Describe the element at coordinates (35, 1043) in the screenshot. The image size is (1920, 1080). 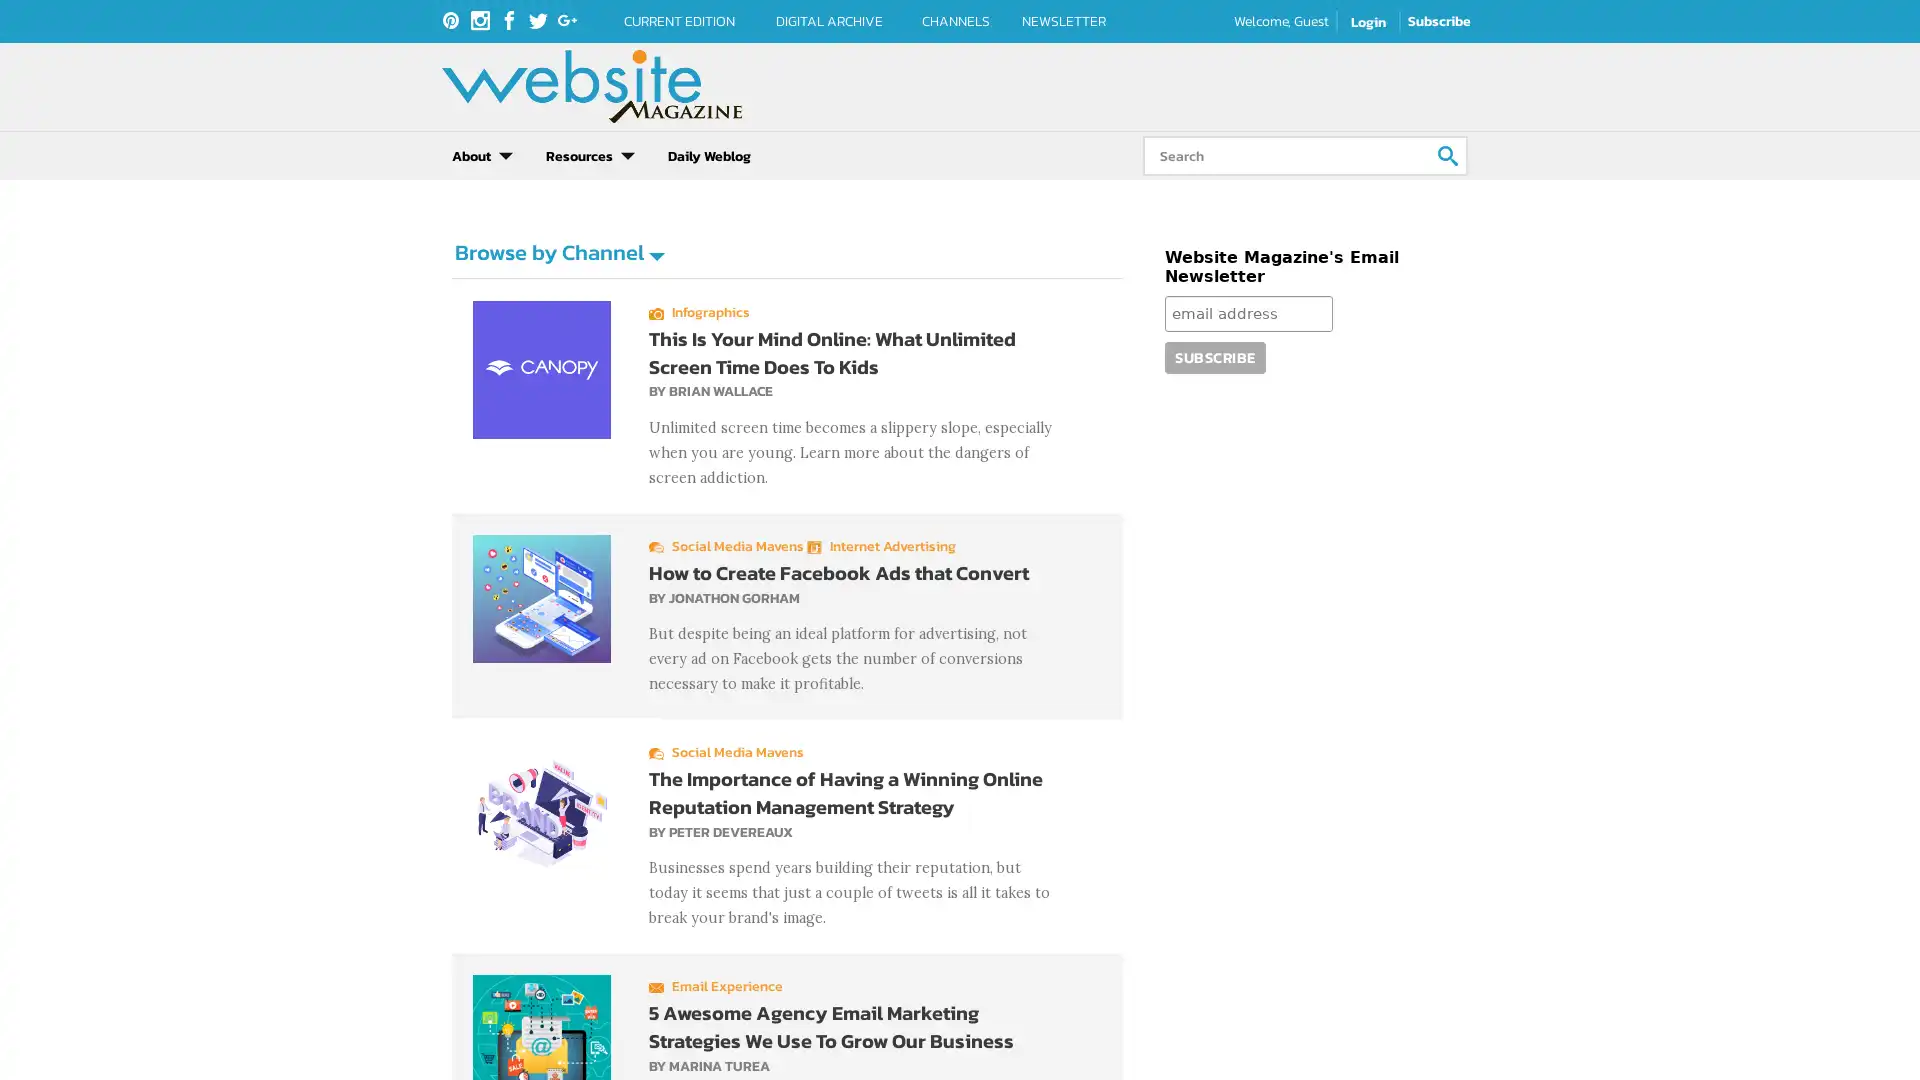
I see `Accessibility Menu` at that location.